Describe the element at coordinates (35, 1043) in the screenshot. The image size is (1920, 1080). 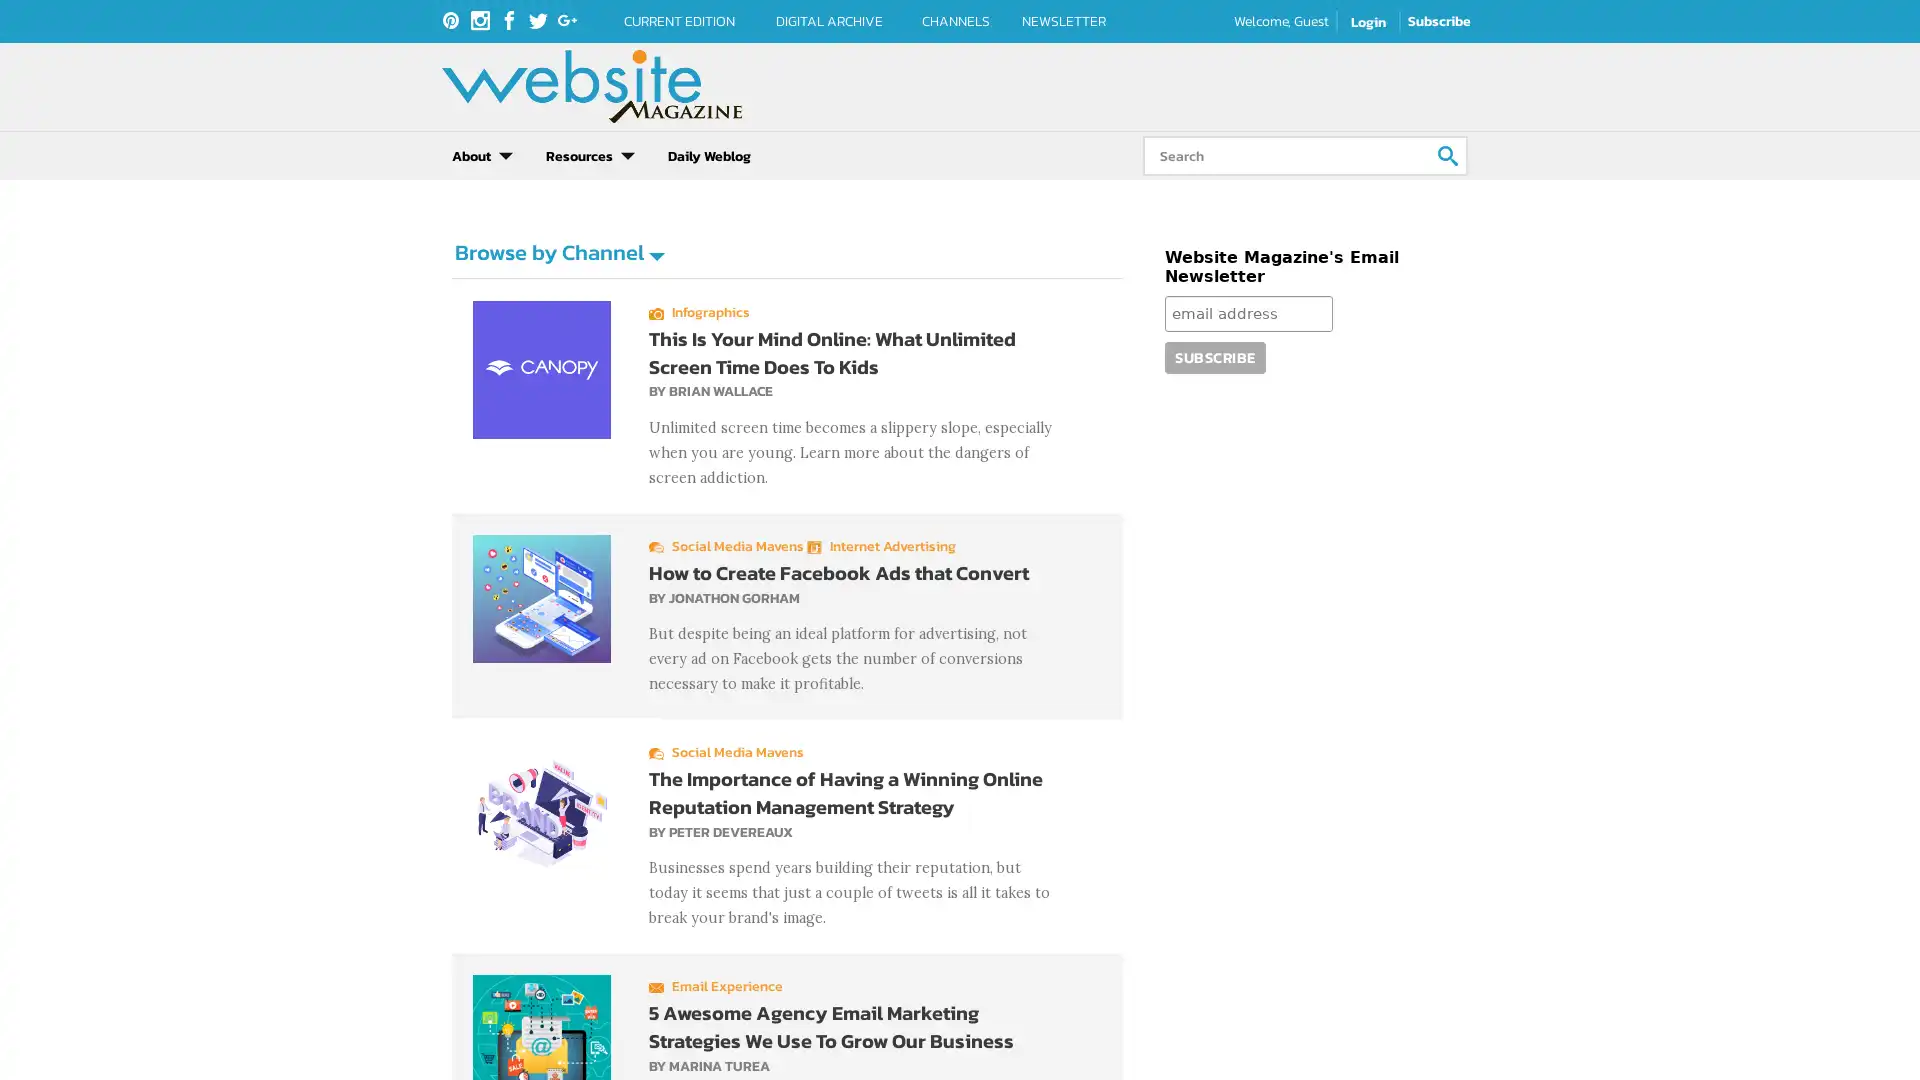
I see `Accessibility Menu` at that location.